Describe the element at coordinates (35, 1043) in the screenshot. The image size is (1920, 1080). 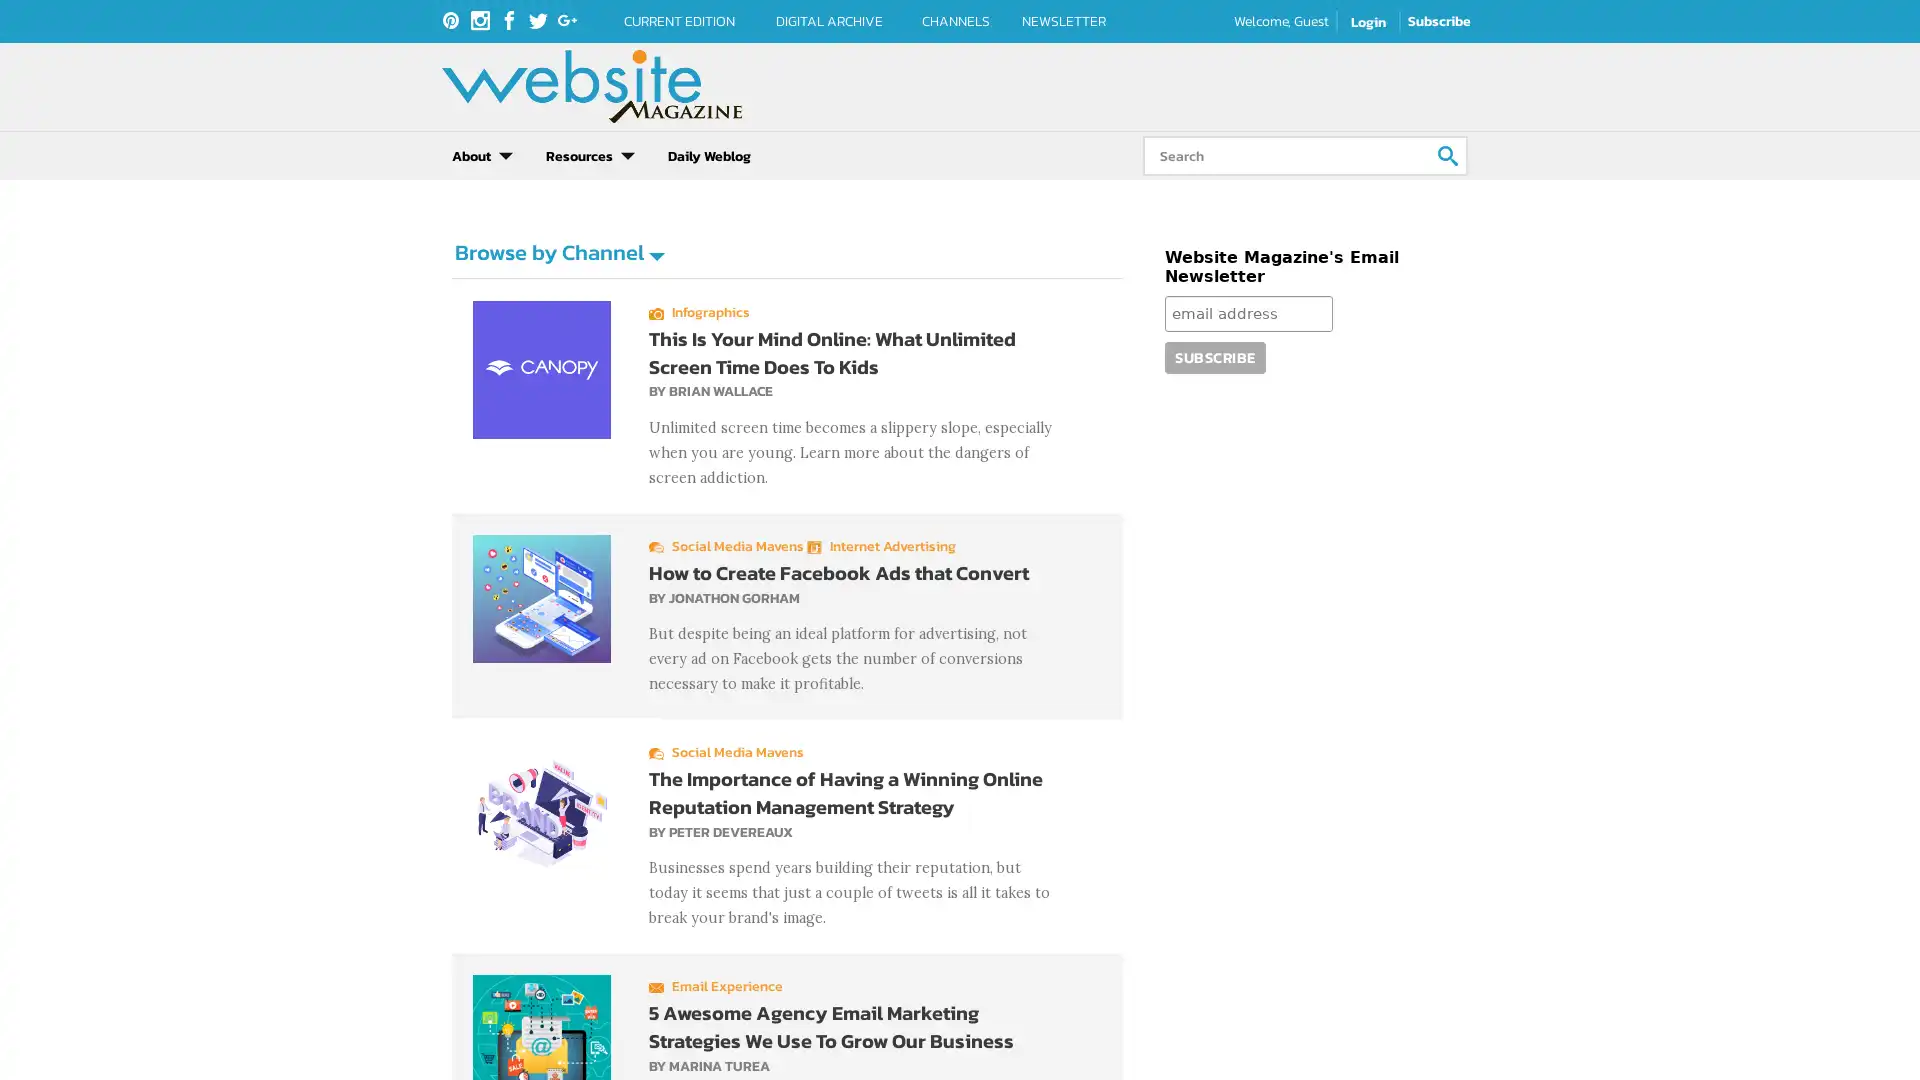
I see `Accessibility Menu` at that location.